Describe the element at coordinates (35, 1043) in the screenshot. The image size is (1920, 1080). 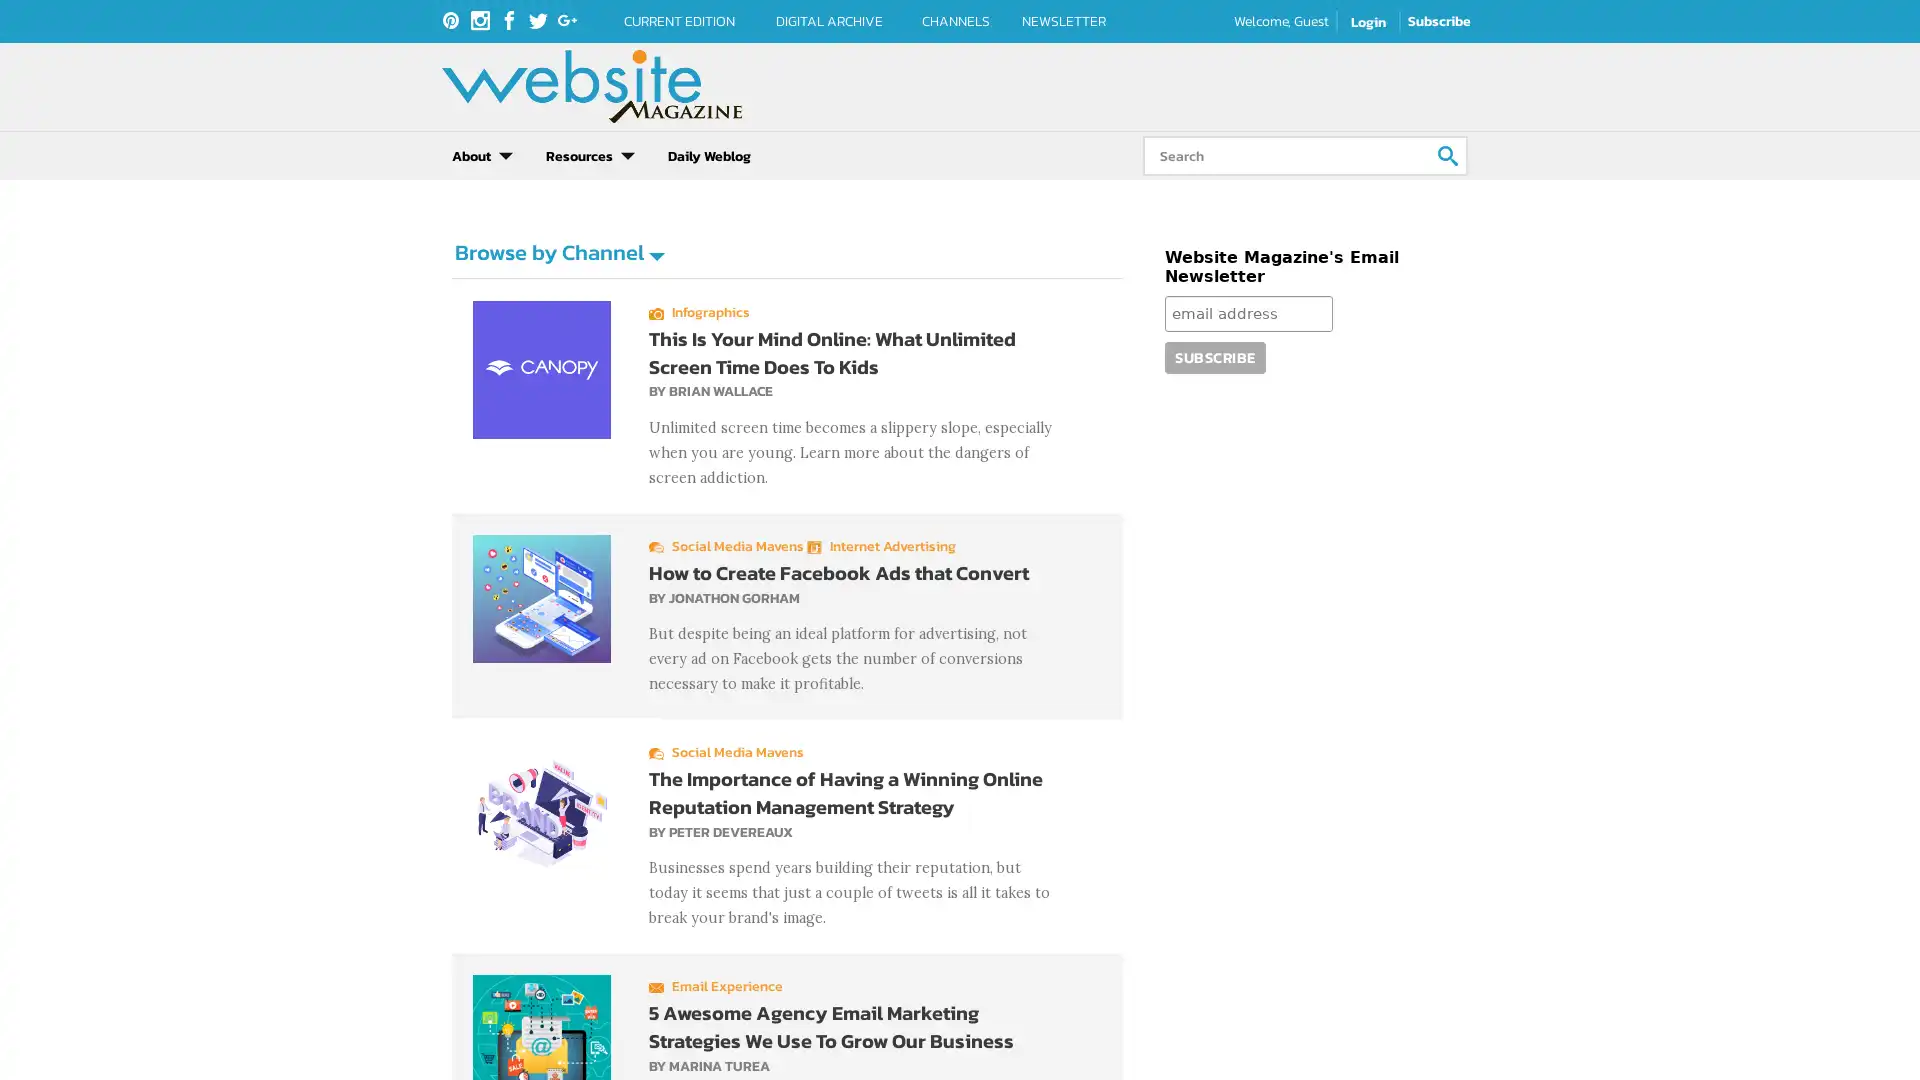
I see `Accessibility Menu` at that location.